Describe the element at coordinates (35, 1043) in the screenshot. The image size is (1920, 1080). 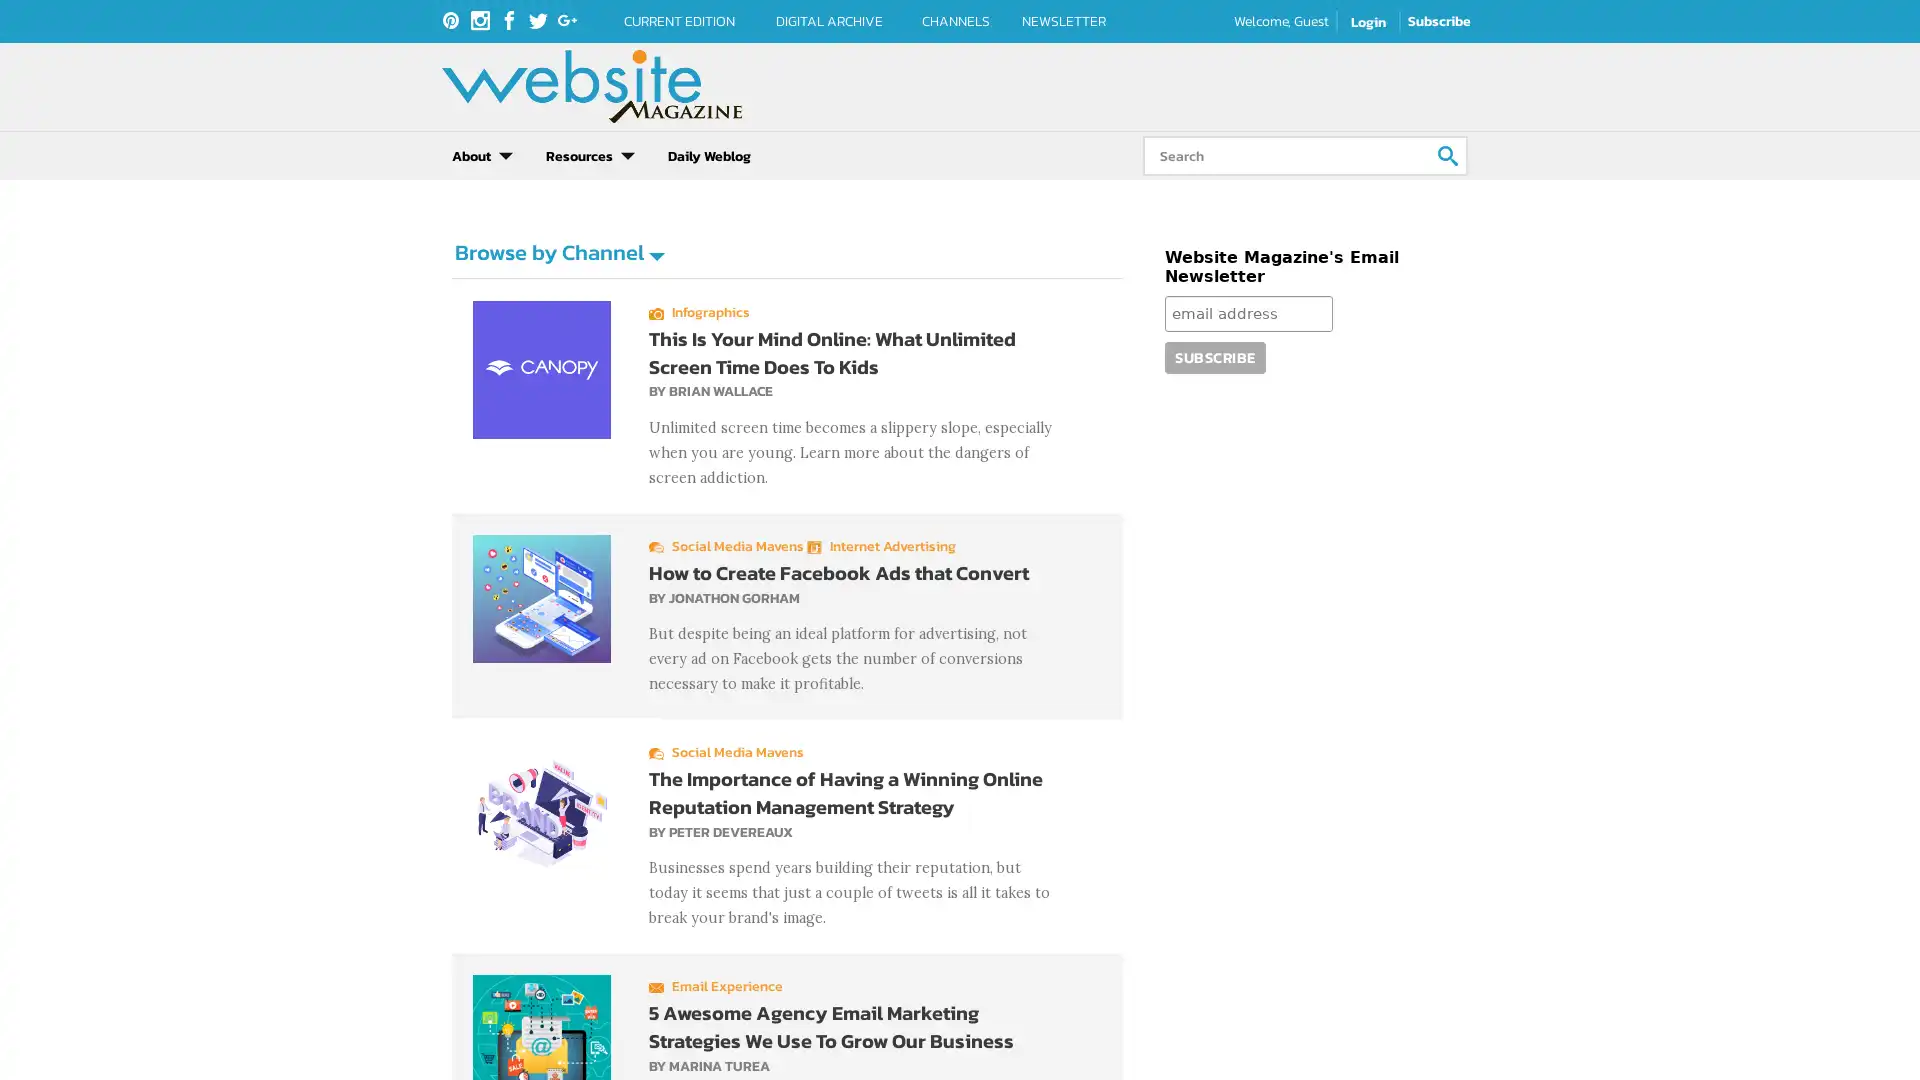
I see `Accessibility Menu` at that location.